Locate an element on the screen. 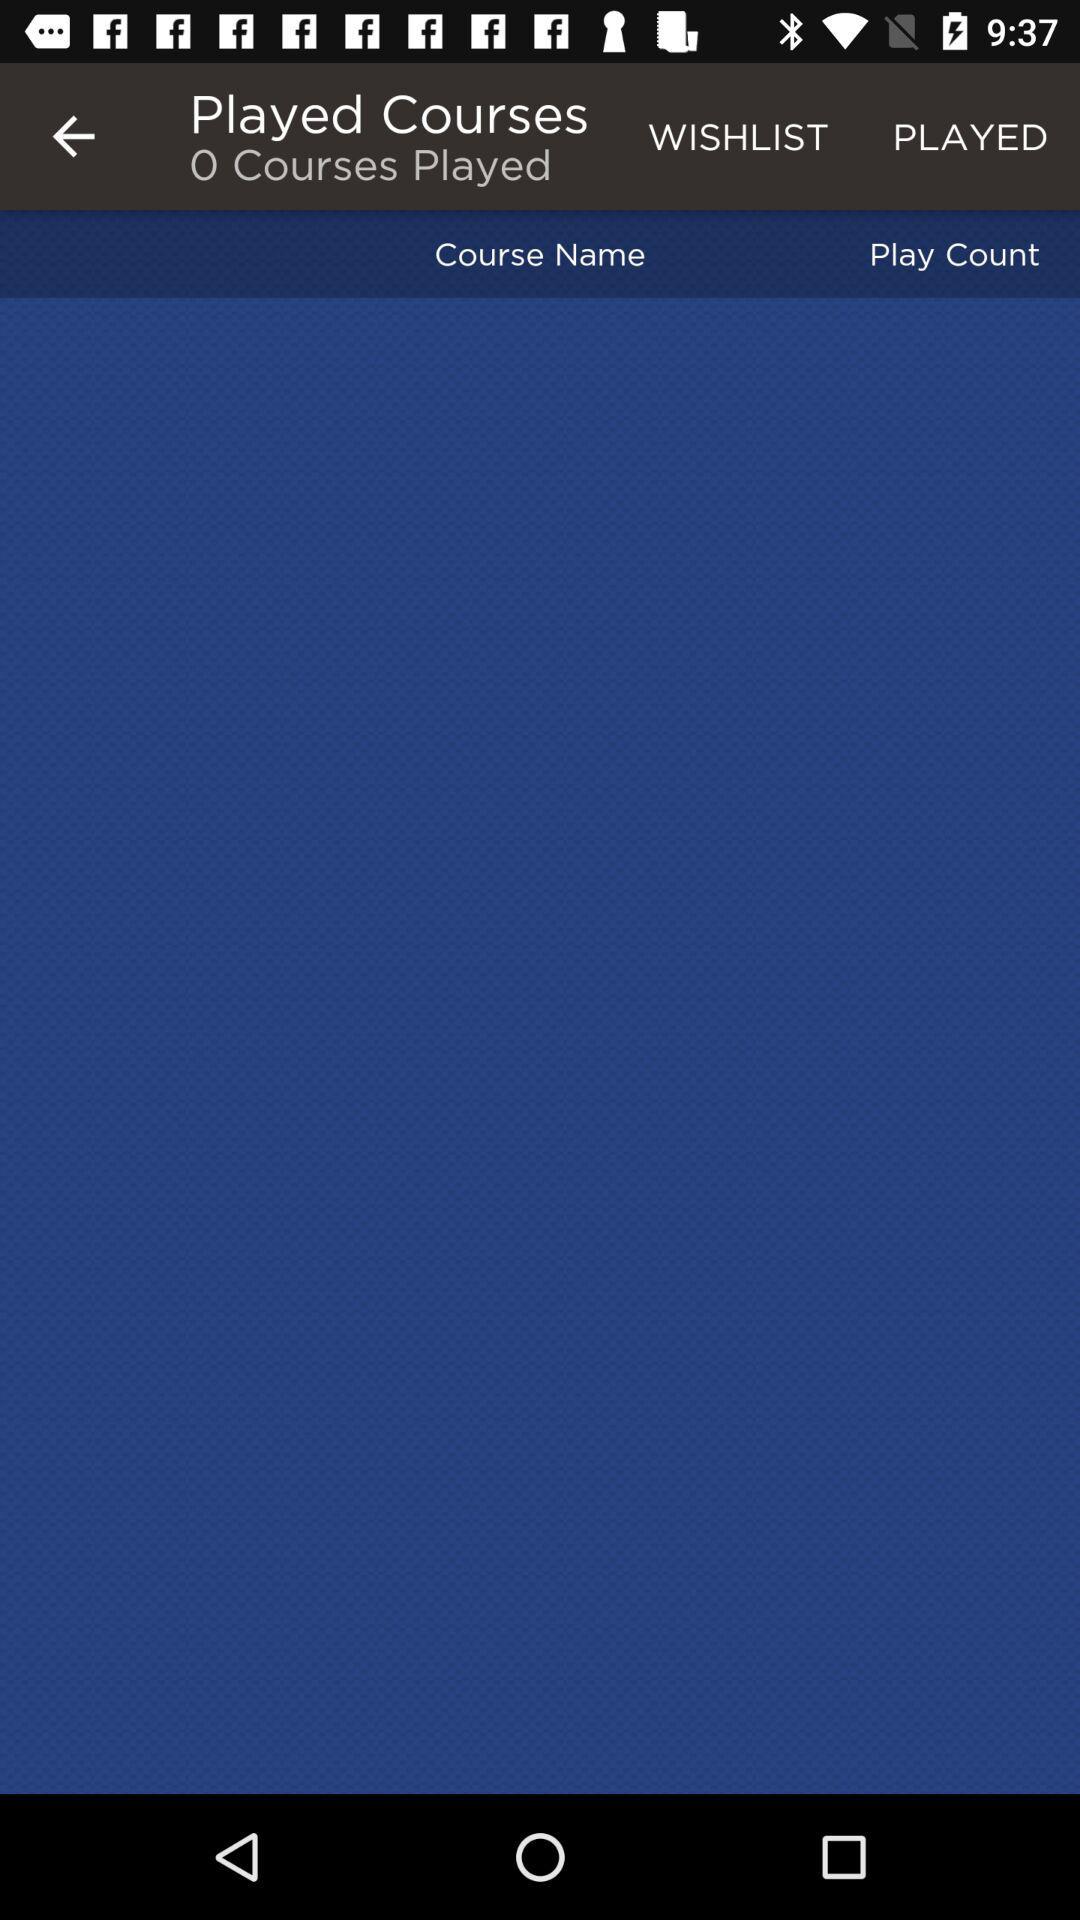 The width and height of the screenshot is (1080, 1920). icon next to the played item is located at coordinates (738, 135).